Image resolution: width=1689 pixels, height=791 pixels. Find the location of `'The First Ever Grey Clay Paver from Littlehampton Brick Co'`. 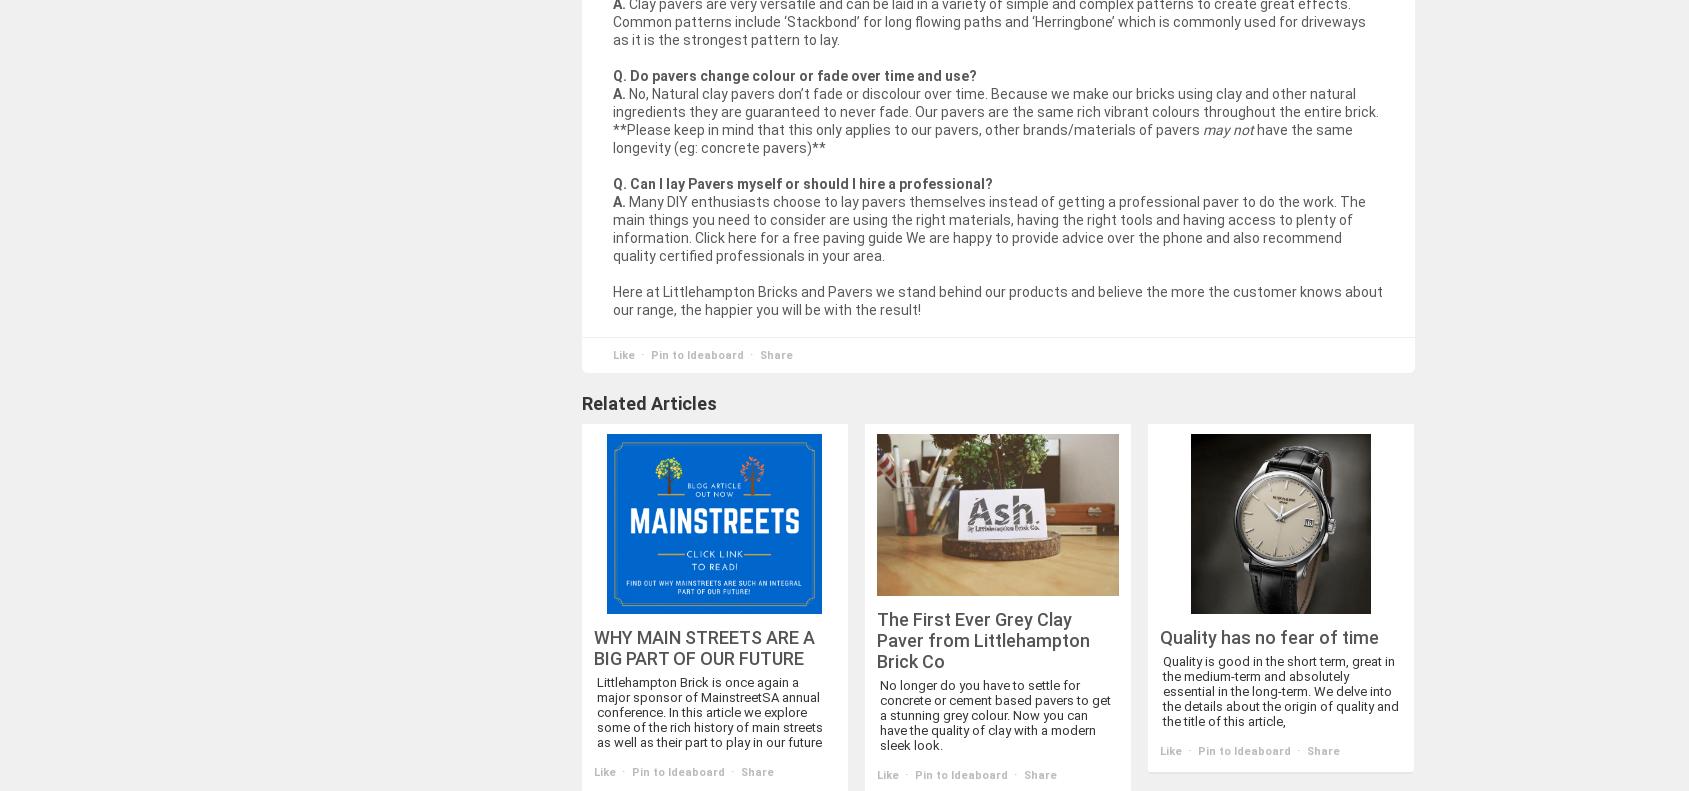

'The First Ever Grey Clay Paver from Littlehampton Brick Co' is located at coordinates (981, 639).